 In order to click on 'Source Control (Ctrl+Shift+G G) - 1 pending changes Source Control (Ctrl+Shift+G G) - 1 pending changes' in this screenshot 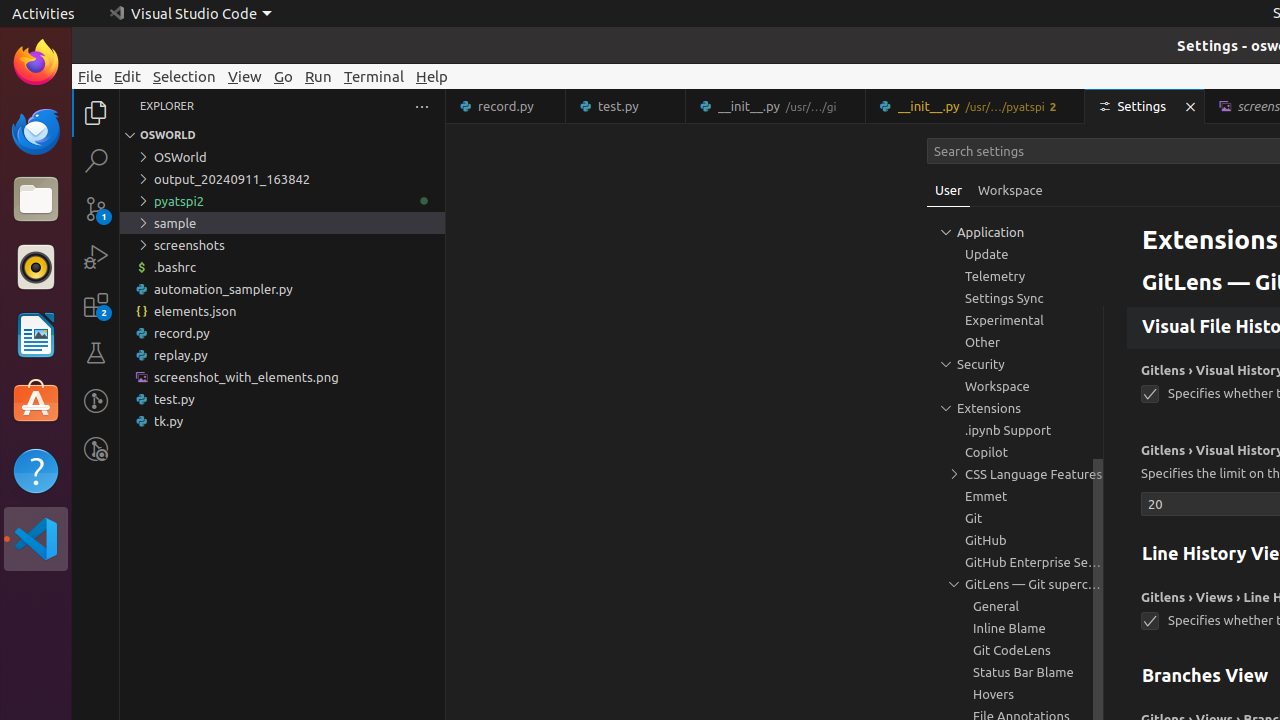, I will do `click(95, 209)`.